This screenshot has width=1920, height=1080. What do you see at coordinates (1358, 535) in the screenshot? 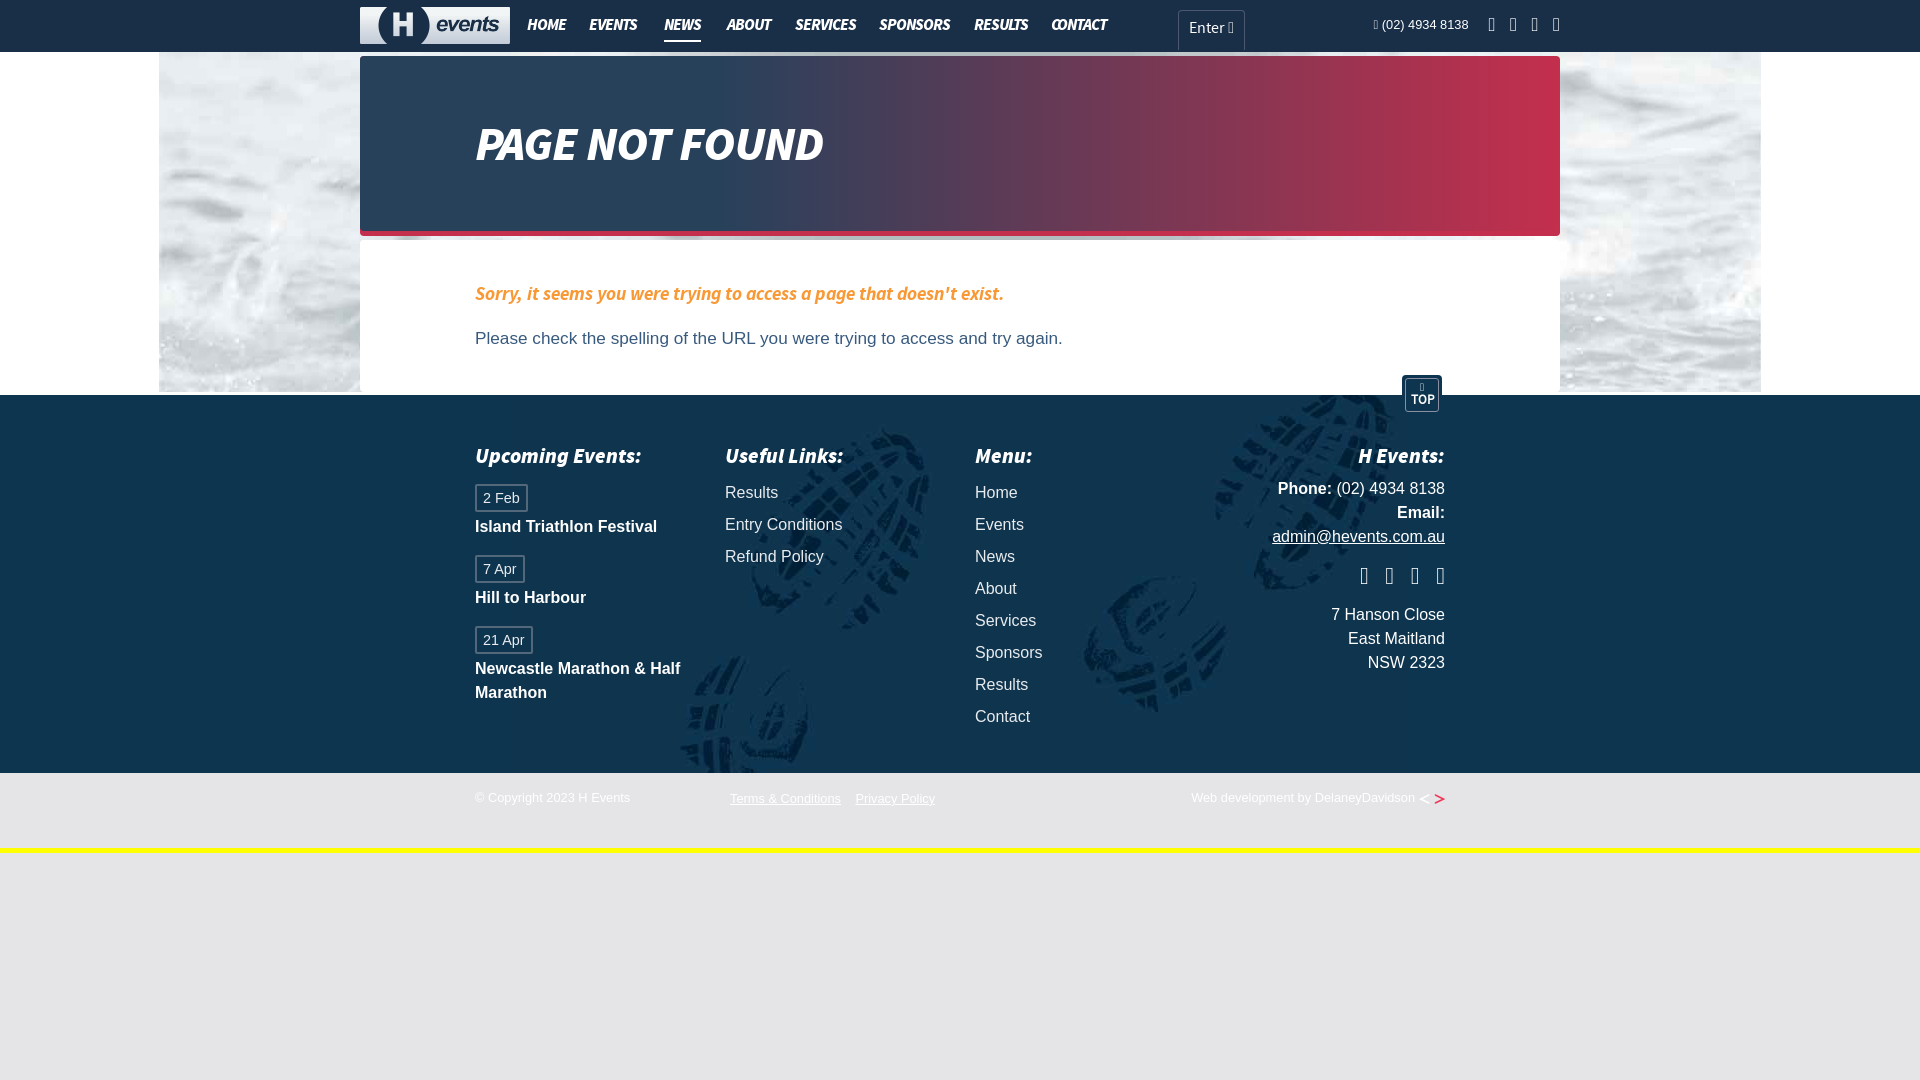
I see `'admin@hevents.com.au'` at bounding box center [1358, 535].